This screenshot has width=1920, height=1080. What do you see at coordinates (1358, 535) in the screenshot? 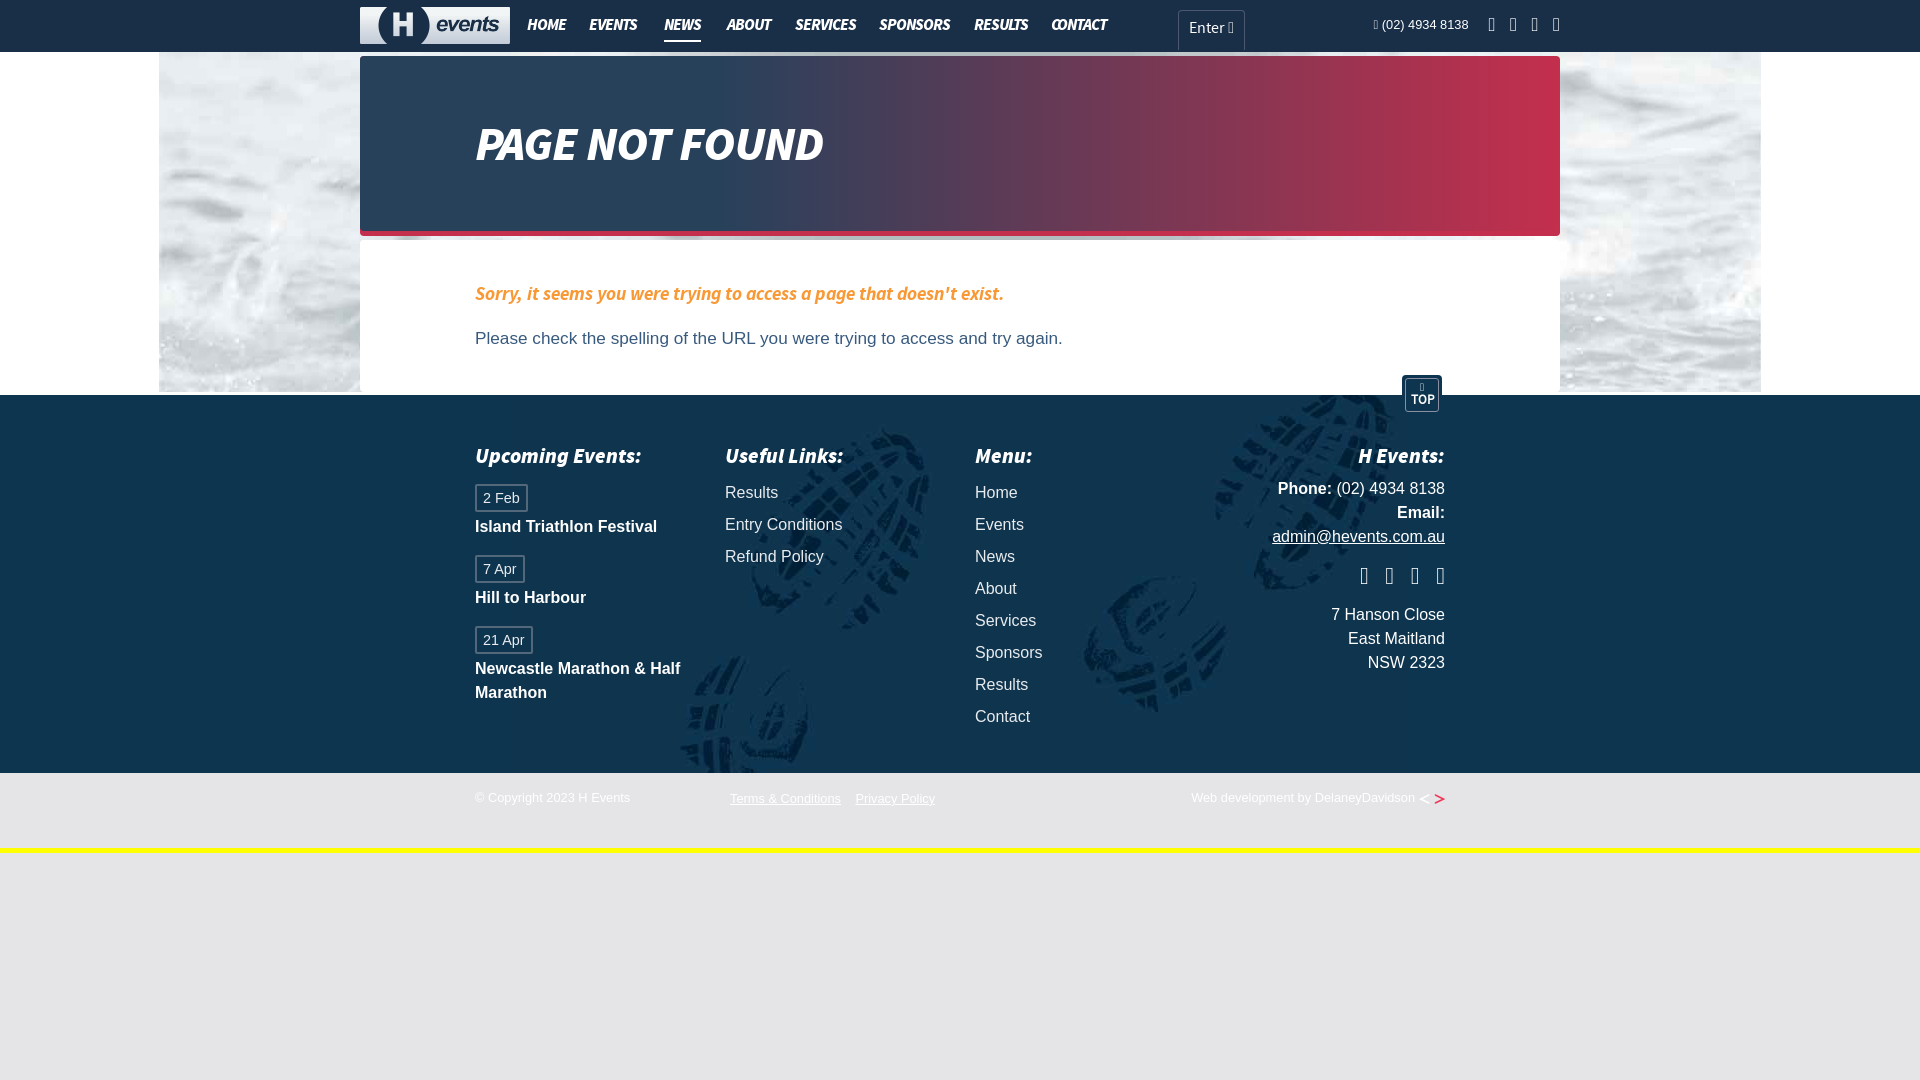
I see `'admin@hevents.com.au'` at bounding box center [1358, 535].